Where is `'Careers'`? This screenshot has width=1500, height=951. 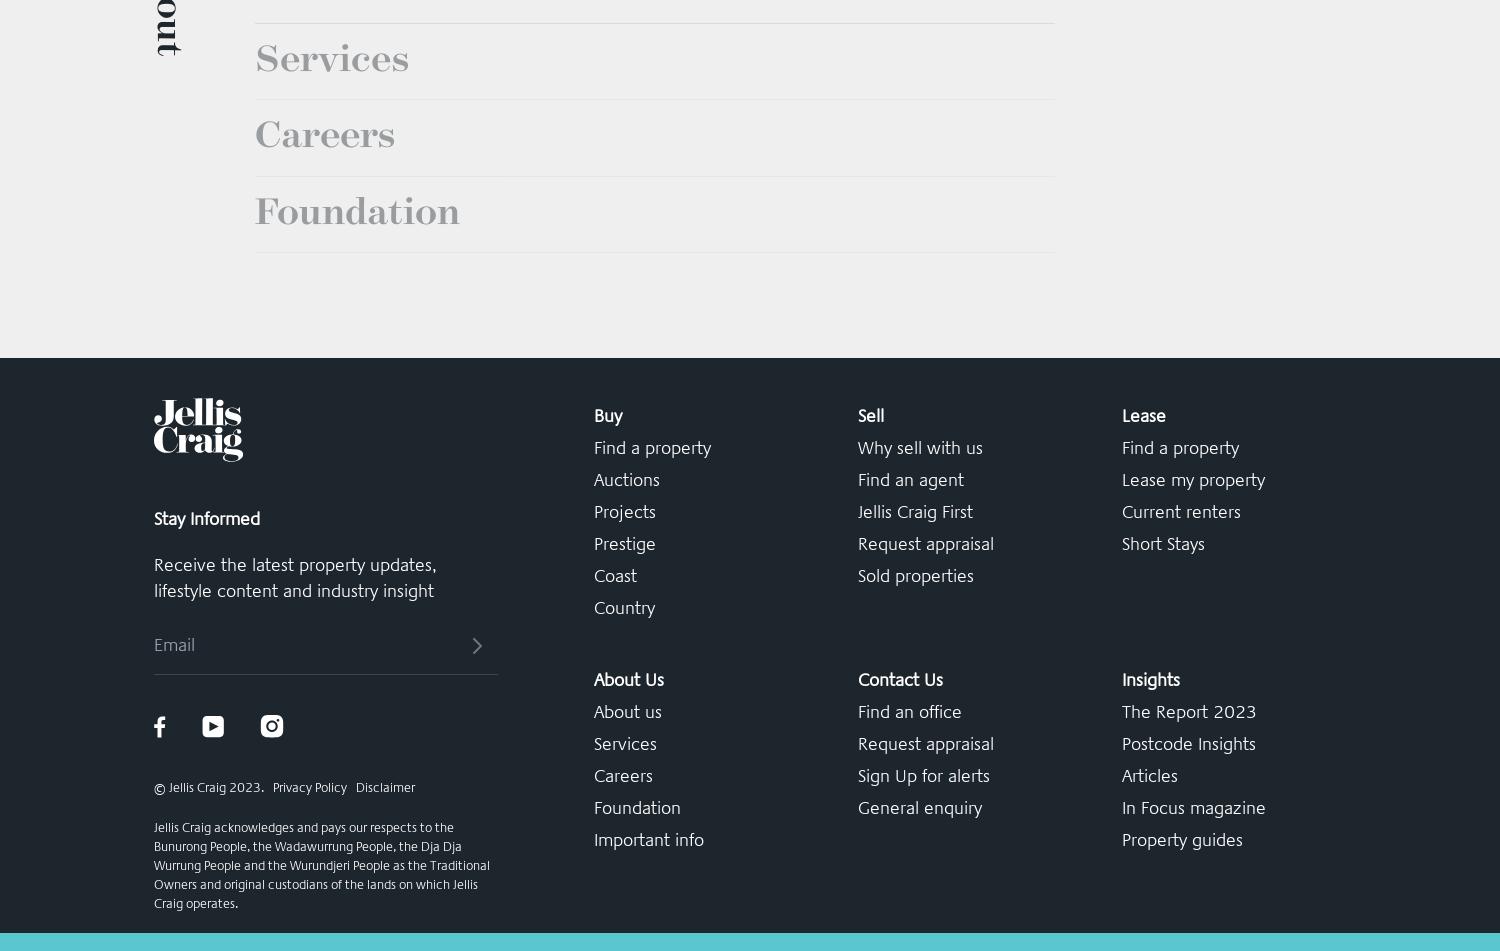
'Careers' is located at coordinates (323, 442).